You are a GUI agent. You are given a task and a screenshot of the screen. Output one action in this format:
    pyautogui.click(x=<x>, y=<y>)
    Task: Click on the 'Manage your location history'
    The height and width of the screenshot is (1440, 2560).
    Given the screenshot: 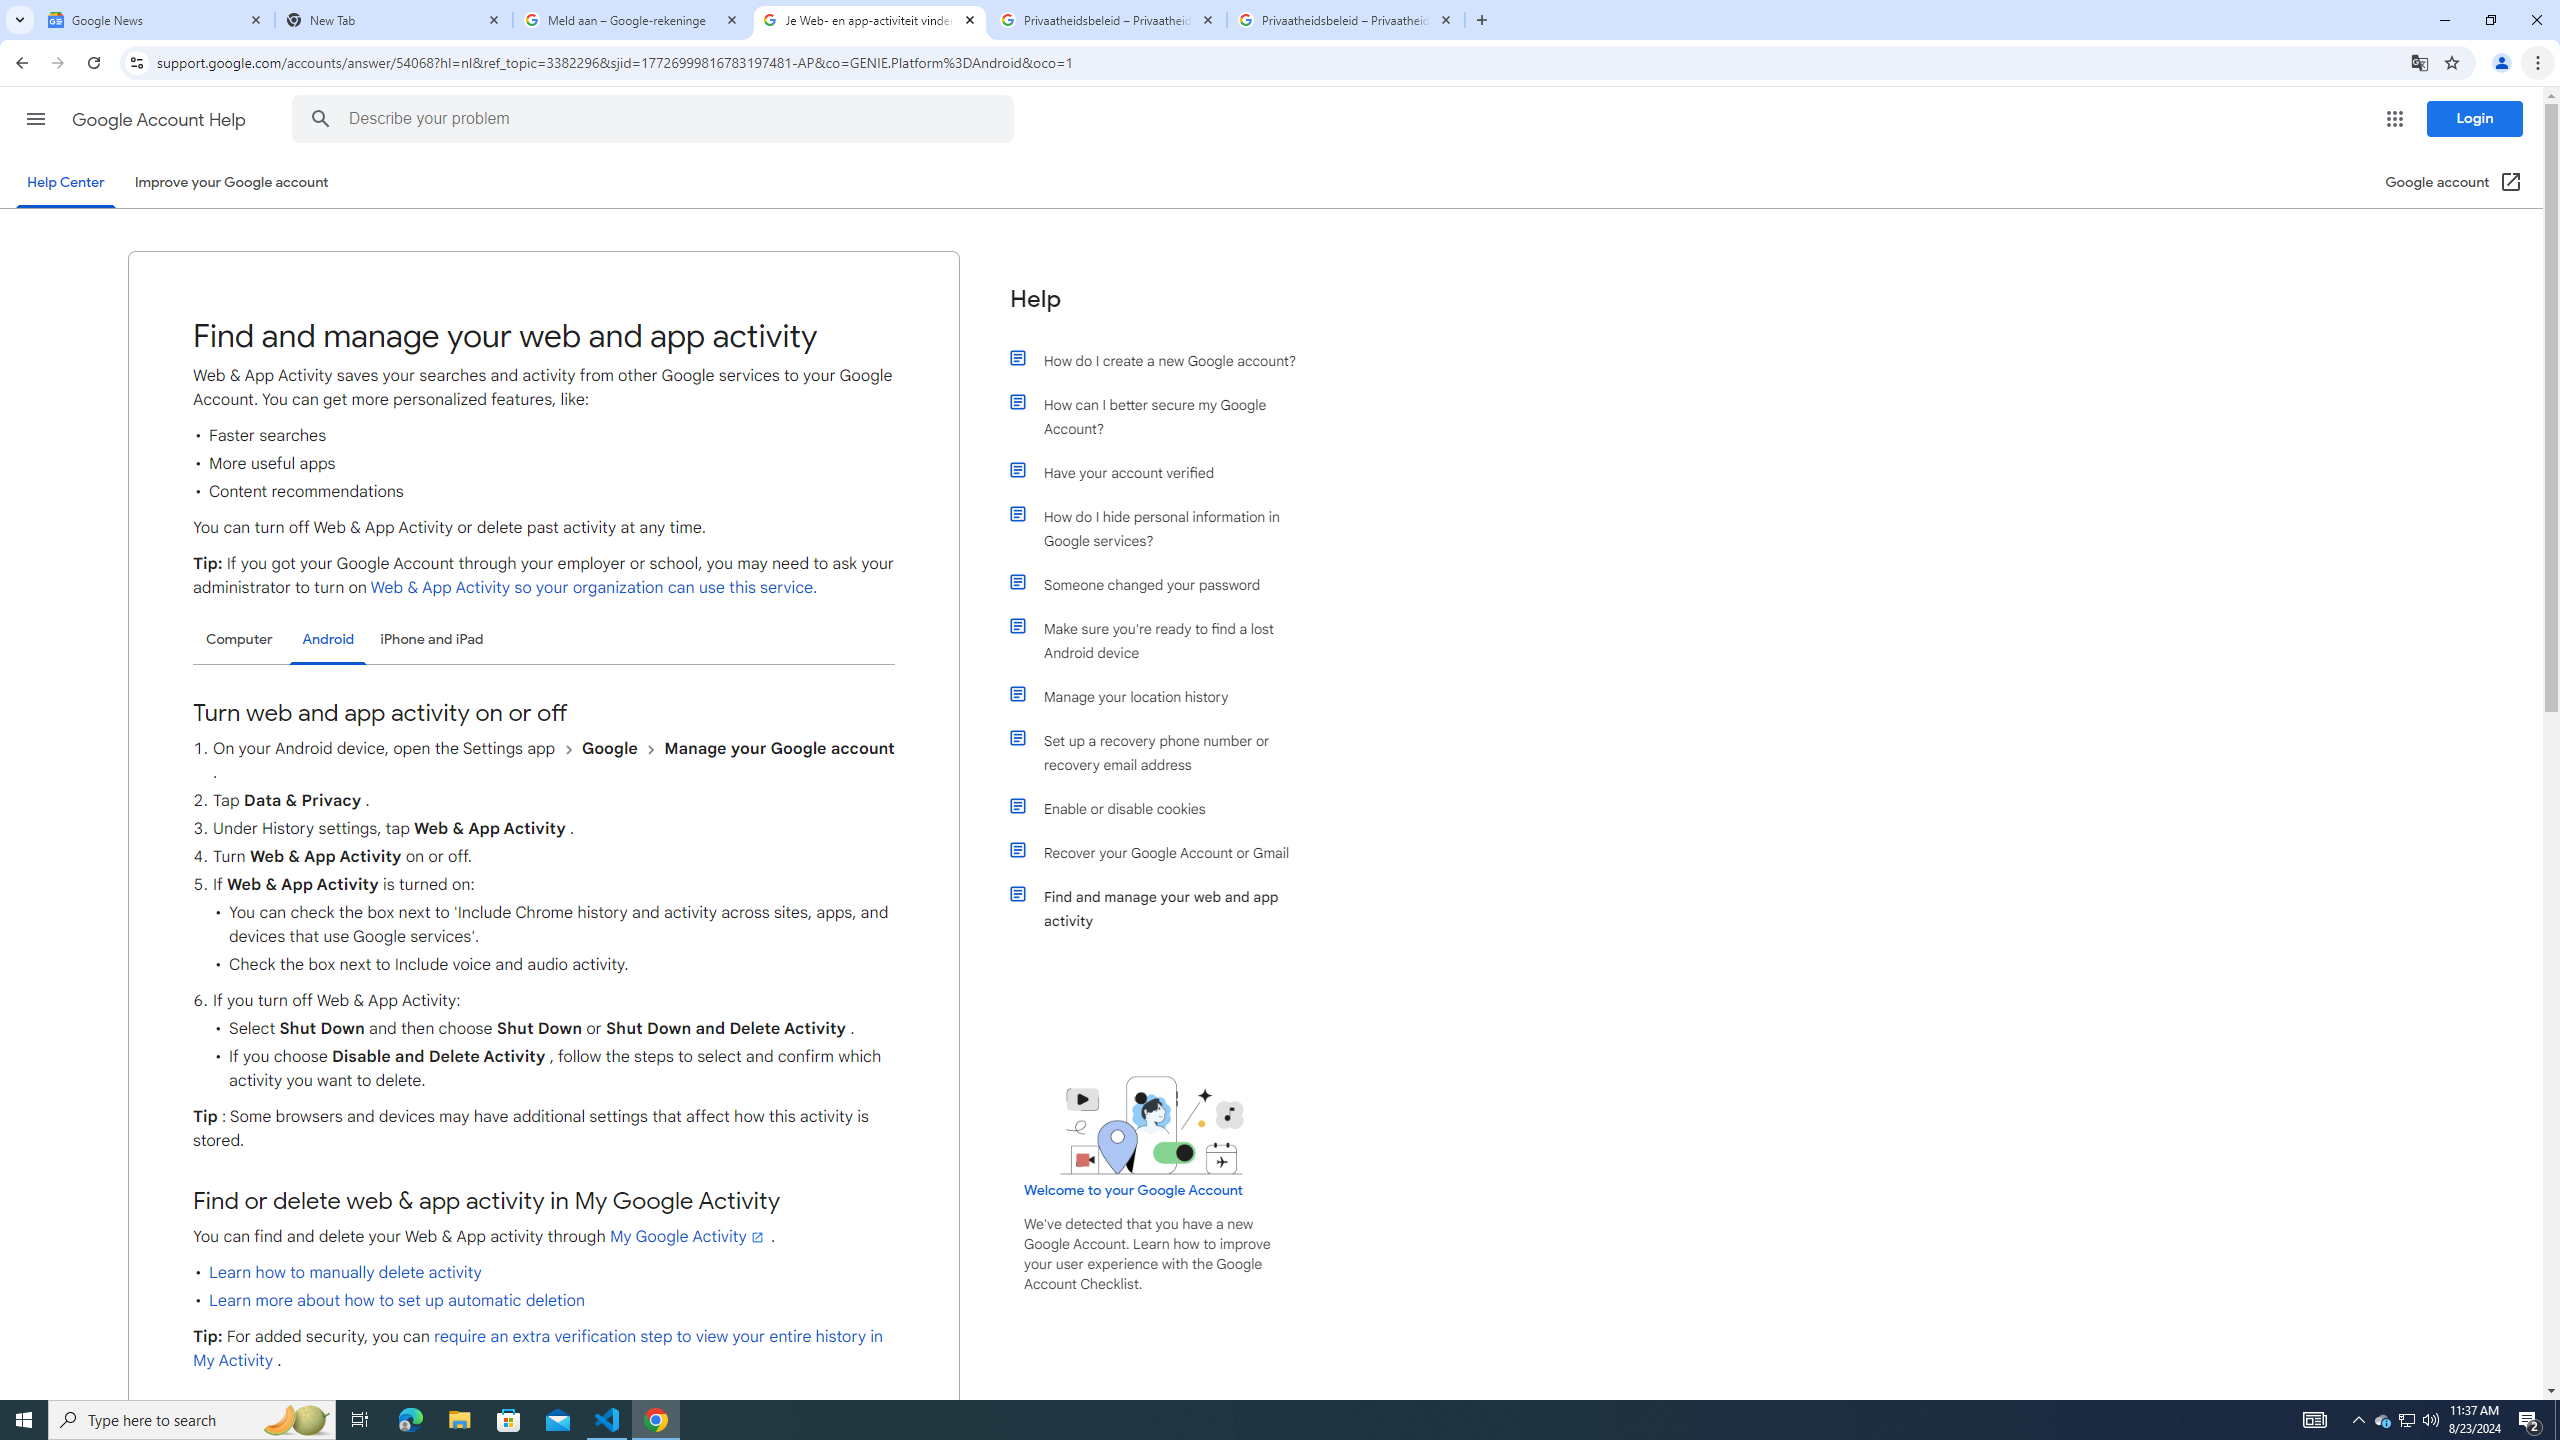 What is the action you would take?
    pyautogui.click(x=1162, y=696)
    